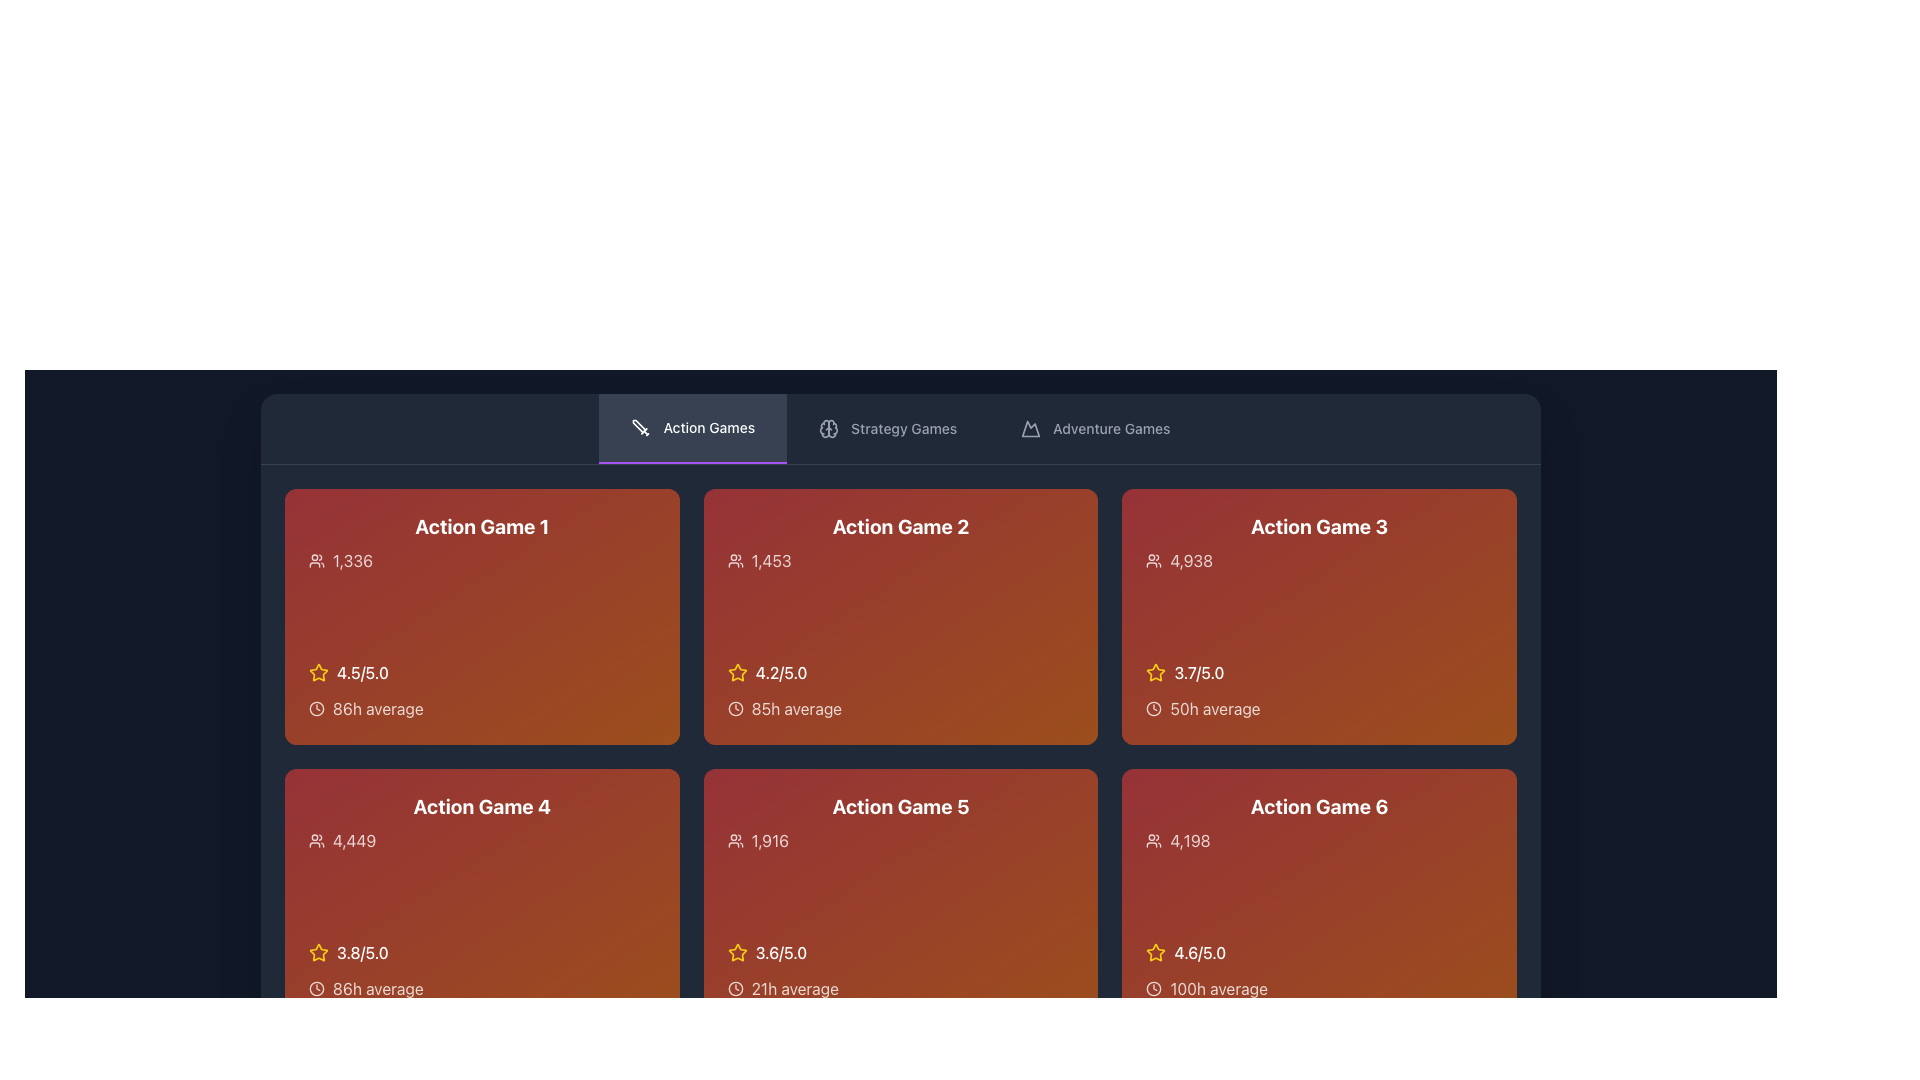 The image size is (1920, 1080). Describe the element at coordinates (482, 822) in the screenshot. I see `the text label reading 'Action Game 4' with a smaller text '4,449' below it, which is displayed in bold white font on a gradient background from deep red to orange` at that location.